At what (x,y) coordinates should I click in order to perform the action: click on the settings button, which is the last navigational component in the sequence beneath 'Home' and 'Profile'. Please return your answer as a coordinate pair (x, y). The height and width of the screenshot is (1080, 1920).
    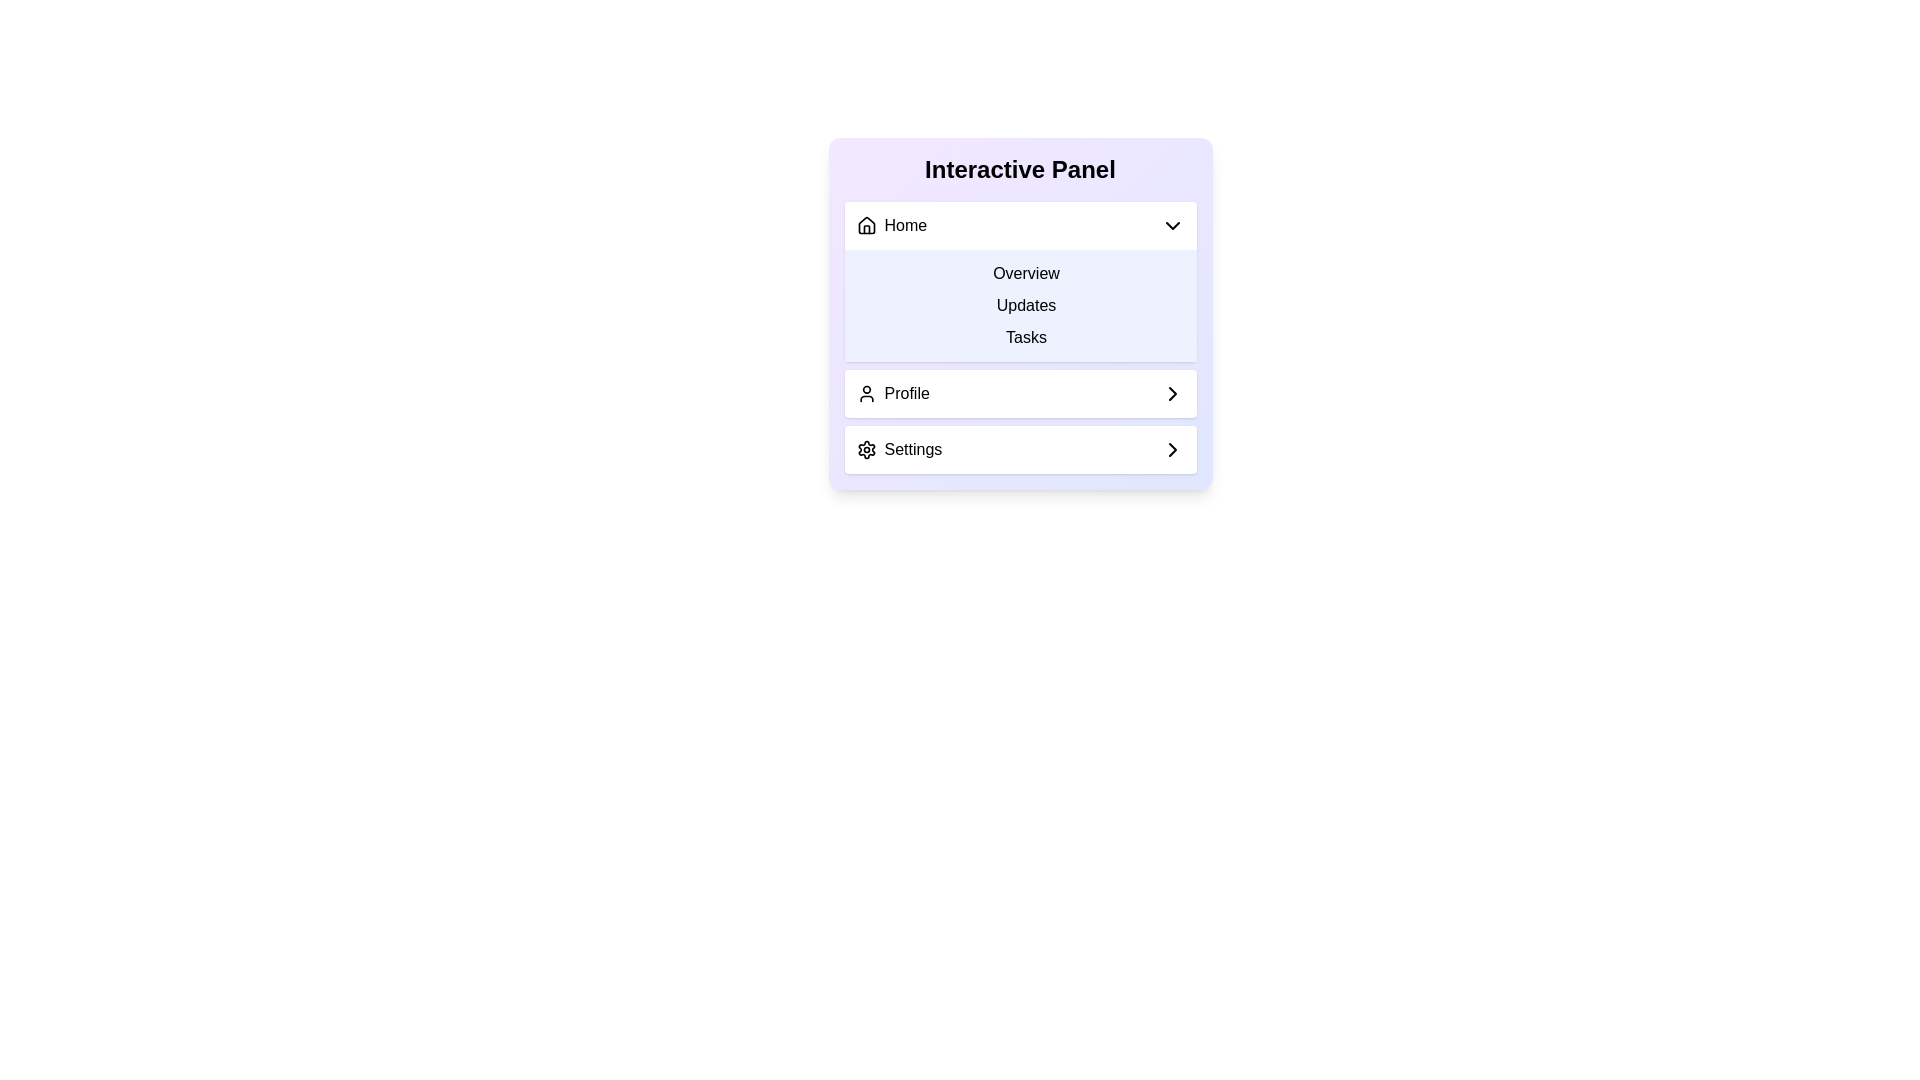
    Looking at the image, I should click on (1020, 450).